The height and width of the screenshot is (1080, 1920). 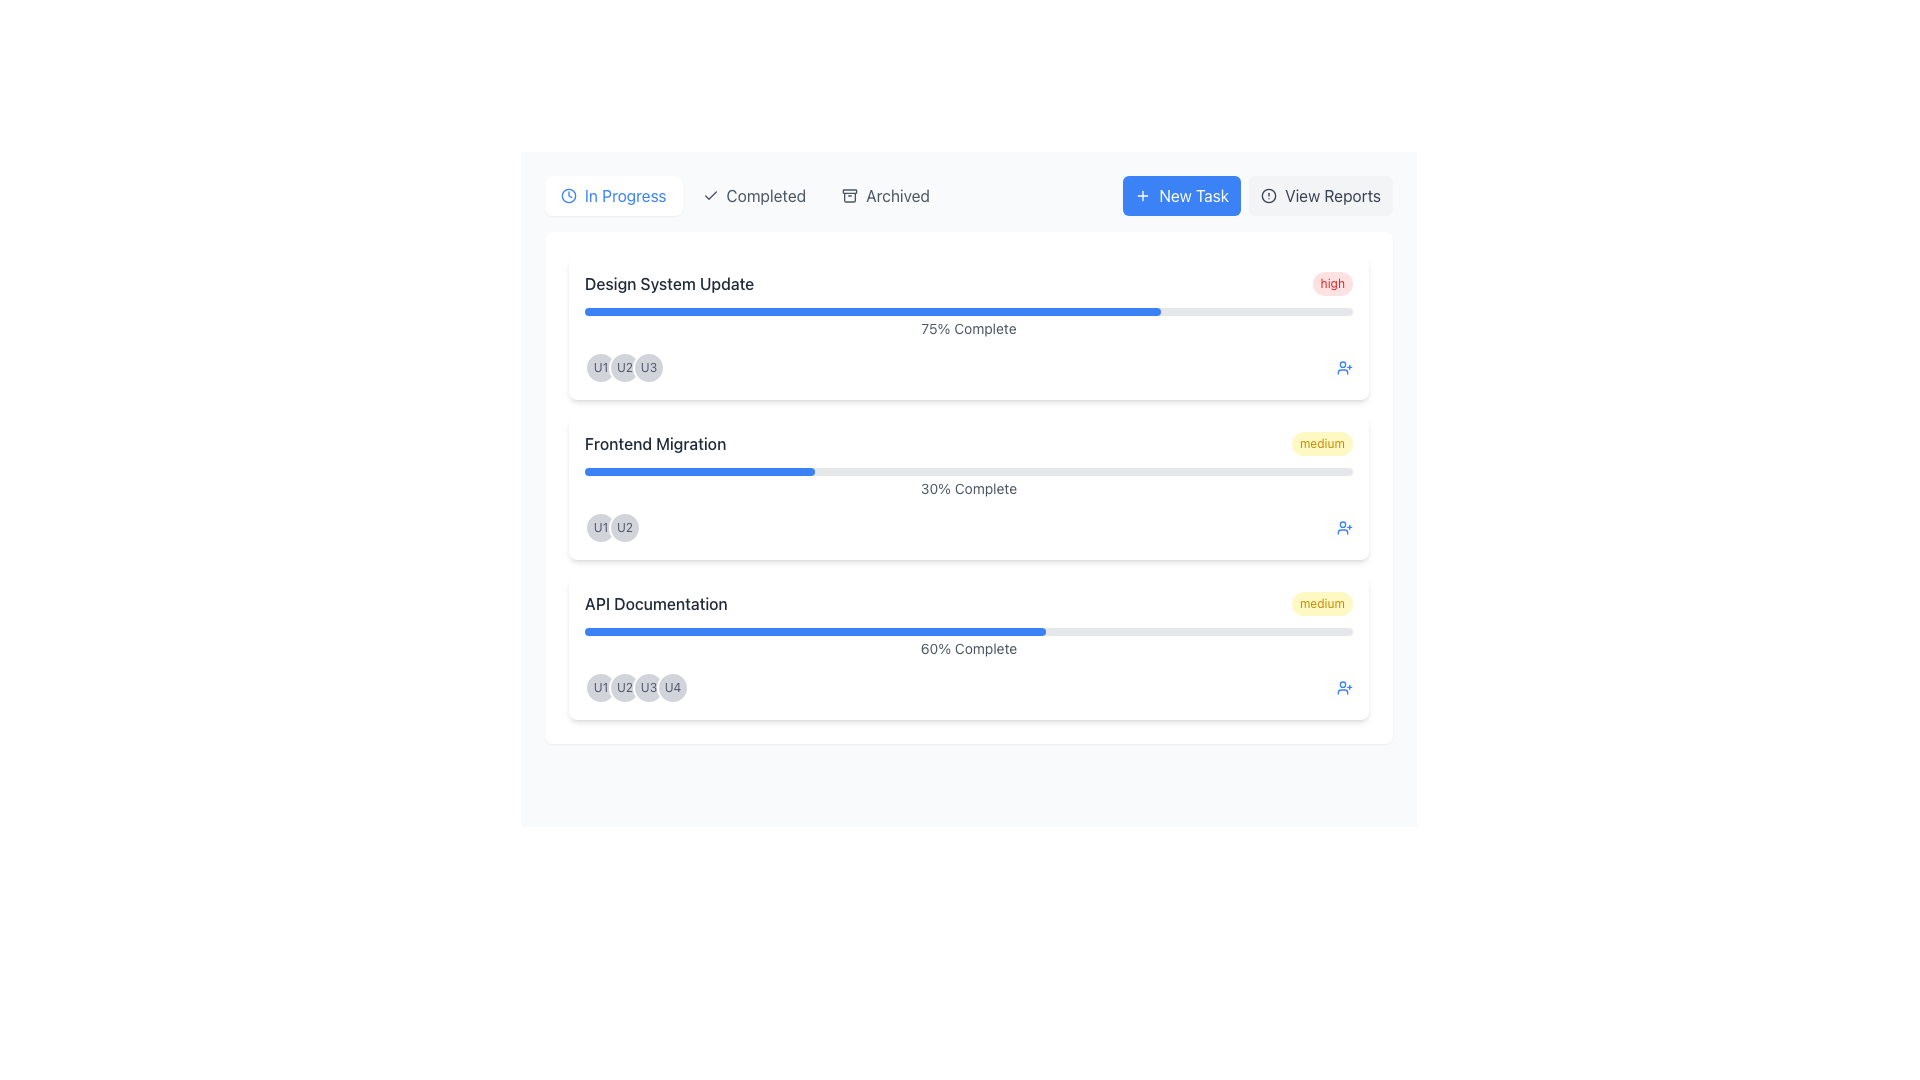 I want to click on the 'In Progress' button, which is the first button in a horizontal row of three, located at the top left of the interface, so click(x=612, y=196).